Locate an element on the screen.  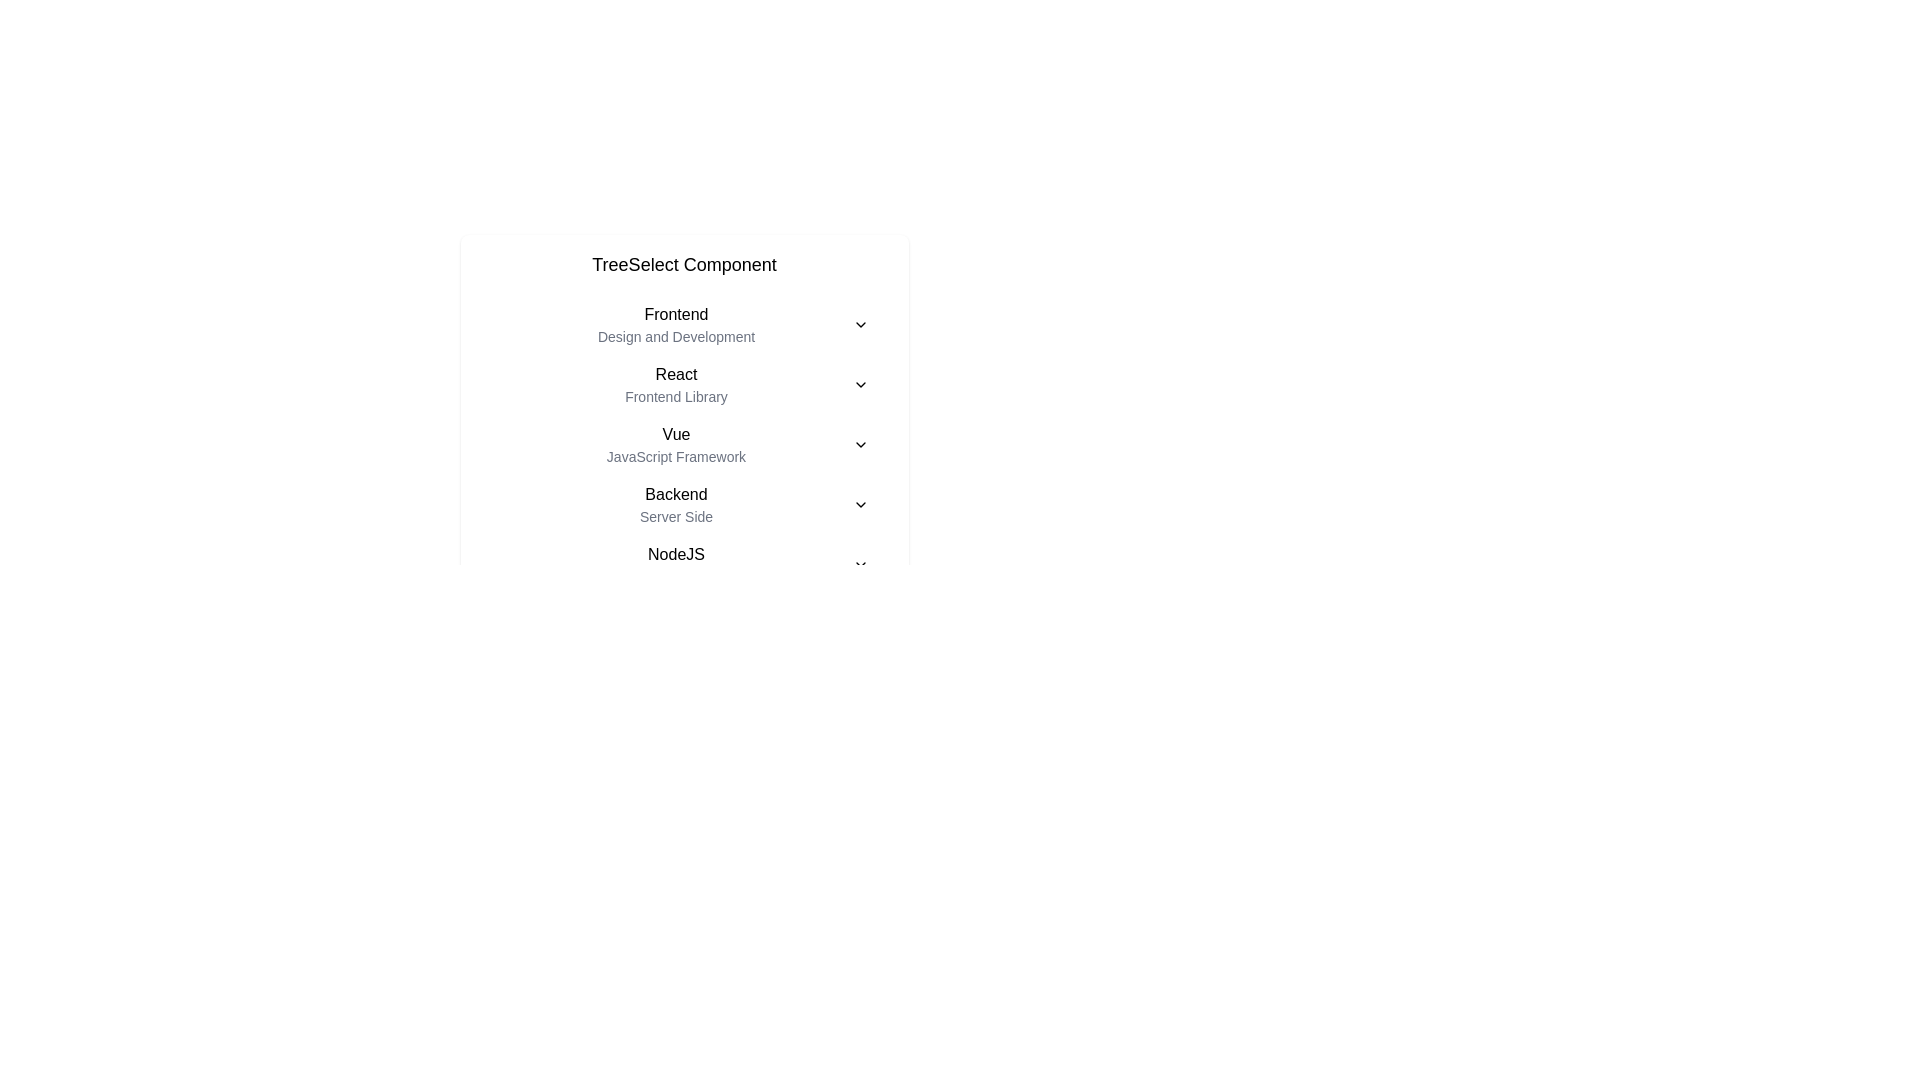
the 'Vue' dropdown menu item for keyboard navigation is located at coordinates (684, 443).